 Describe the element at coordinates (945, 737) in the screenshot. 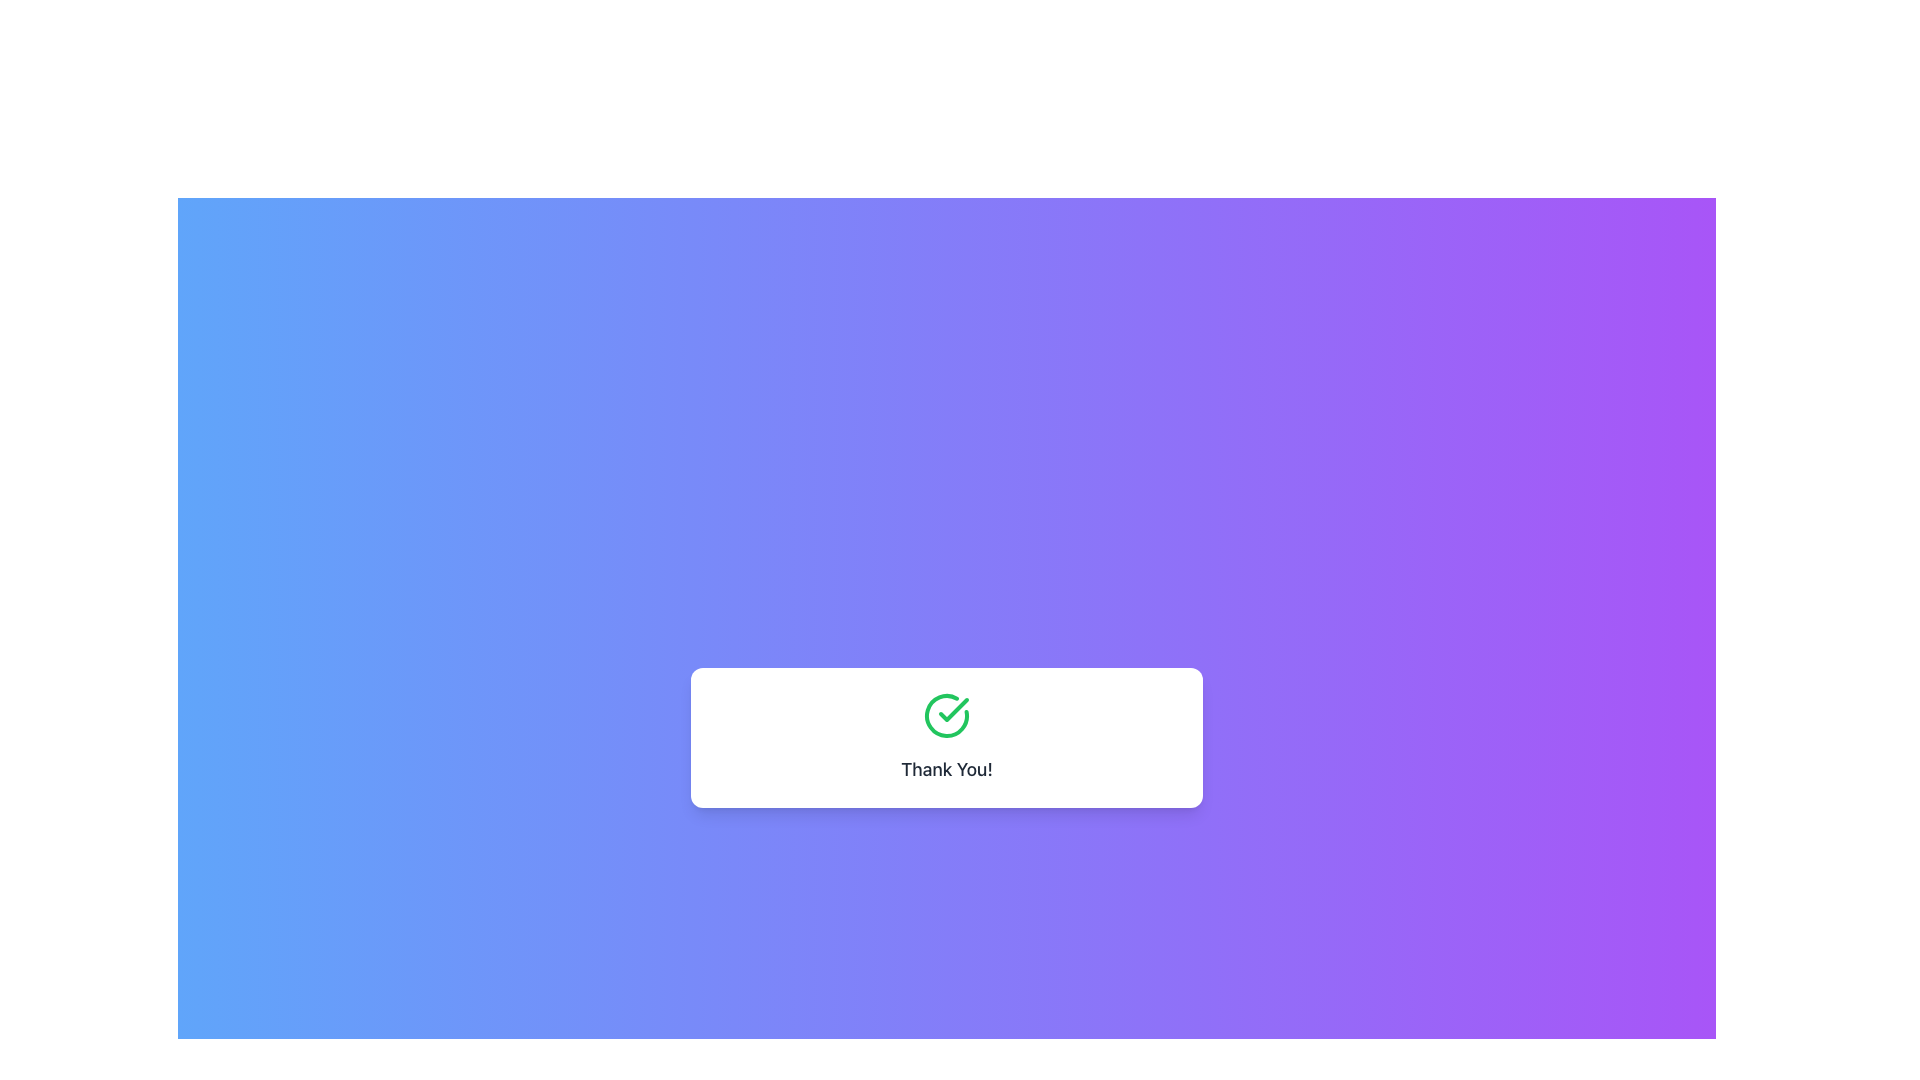

I see `the Text Block with Icon that conveys a success or confirmation message, centrally placed within a white card with rounded corners and shadow` at that location.